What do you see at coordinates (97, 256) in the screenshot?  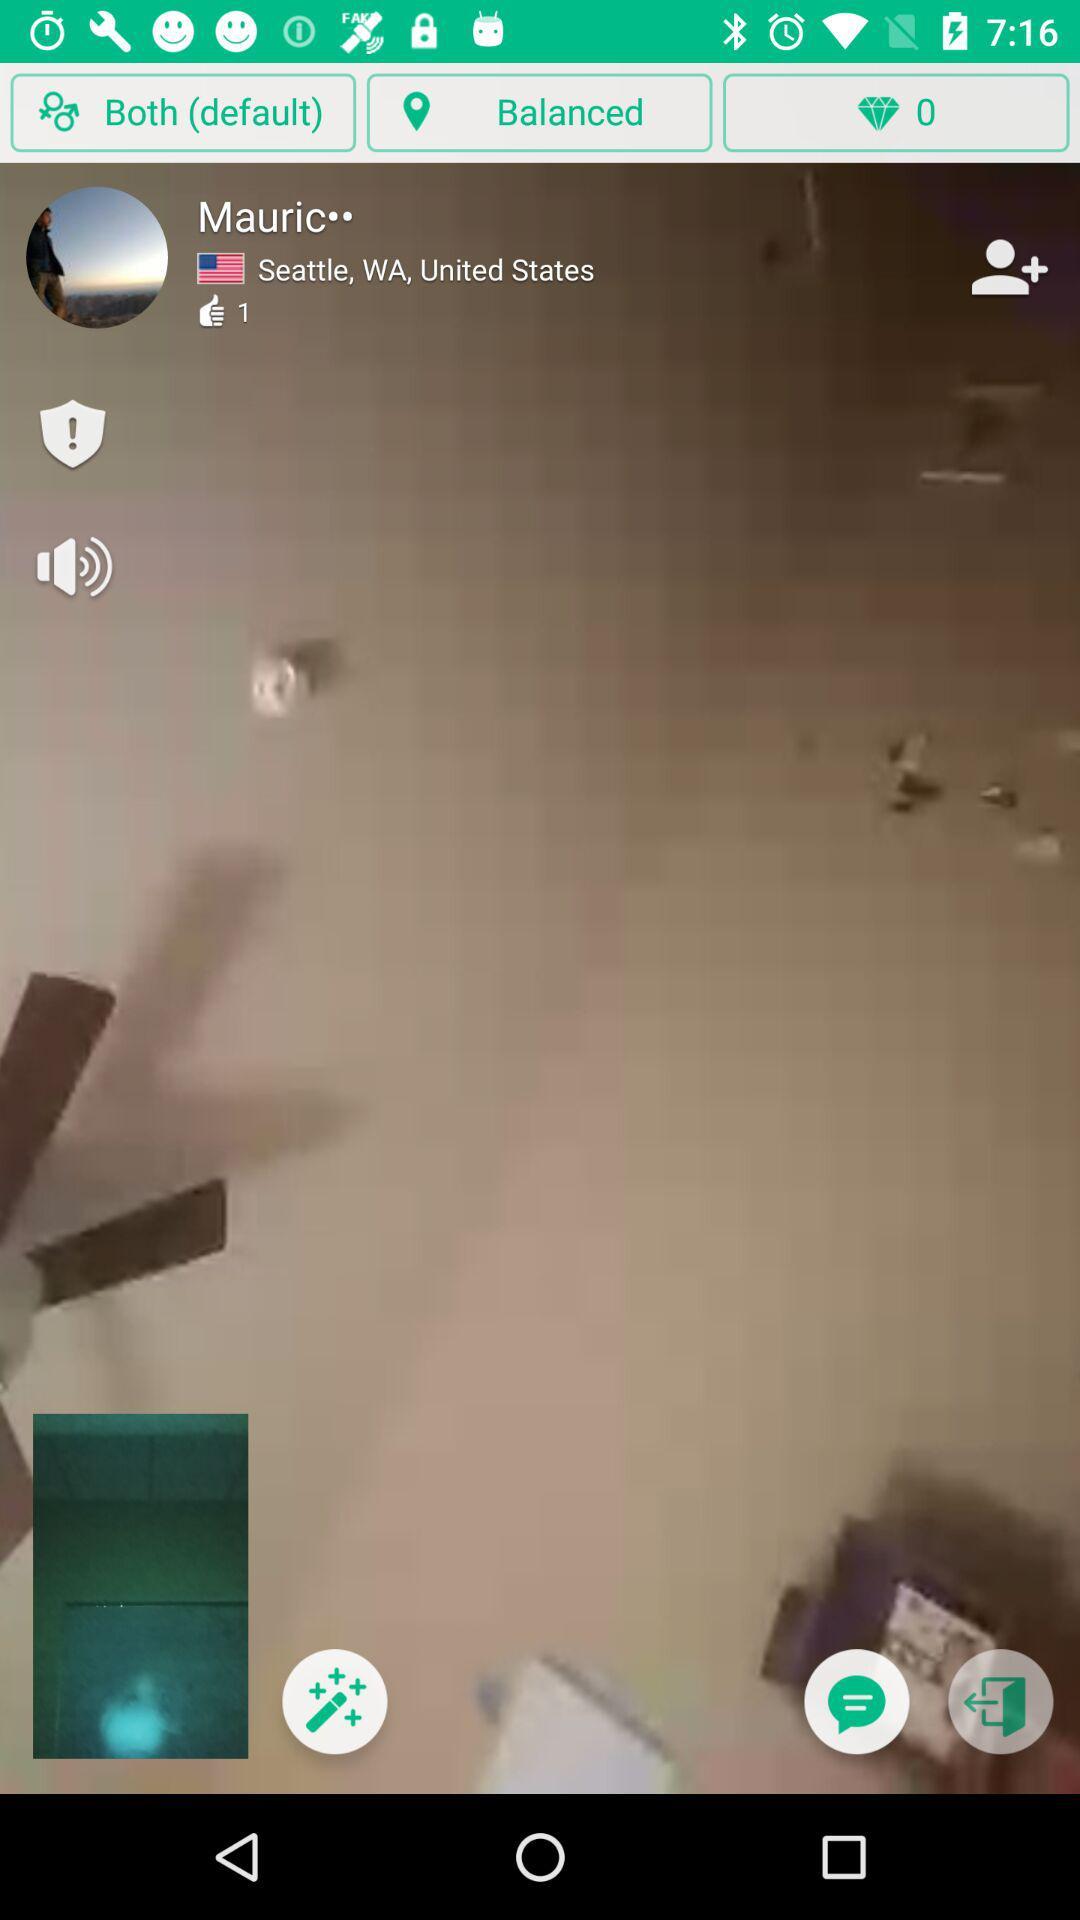 I see `look at user profile` at bounding box center [97, 256].